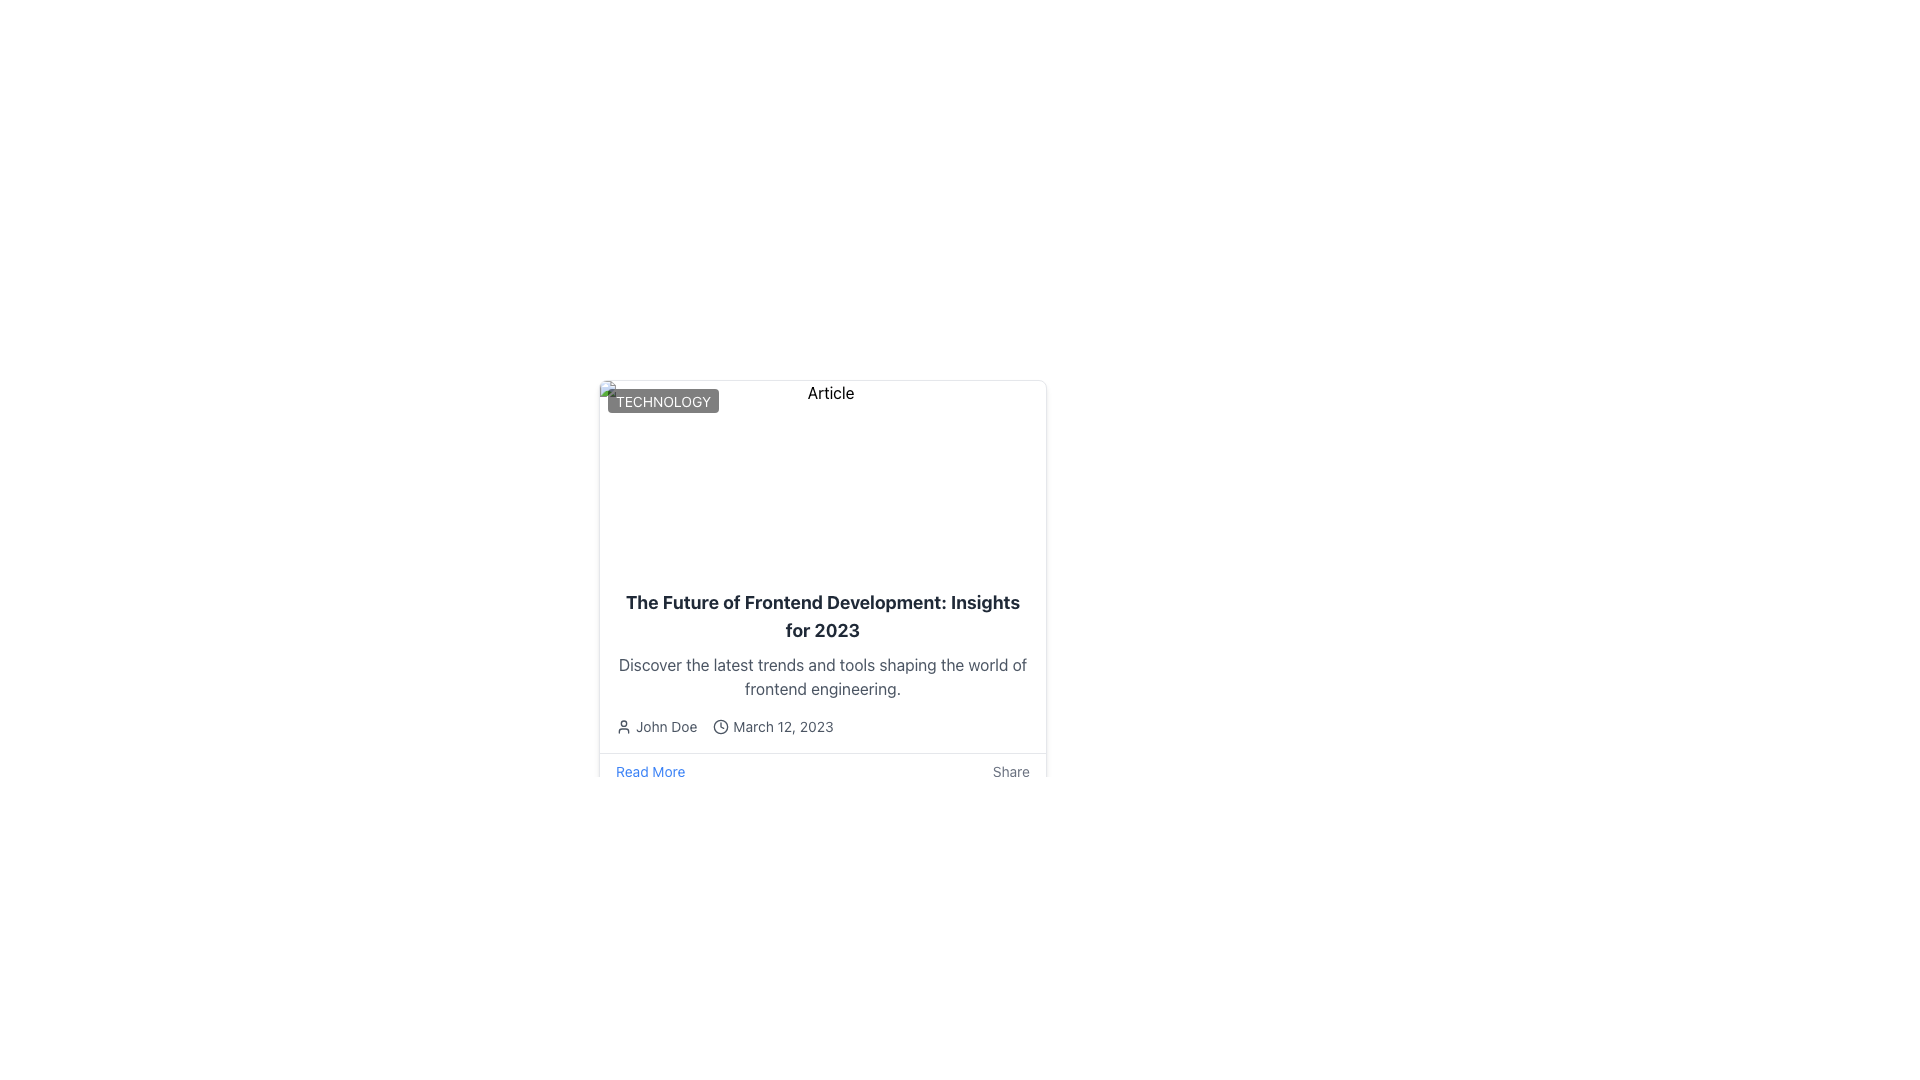 This screenshot has height=1080, width=1920. Describe the element at coordinates (623, 726) in the screenshot. I see `the user icon representing 'John Doe', located near the bottom left of its grouping, slightly to the left of the clock icon` at that location.